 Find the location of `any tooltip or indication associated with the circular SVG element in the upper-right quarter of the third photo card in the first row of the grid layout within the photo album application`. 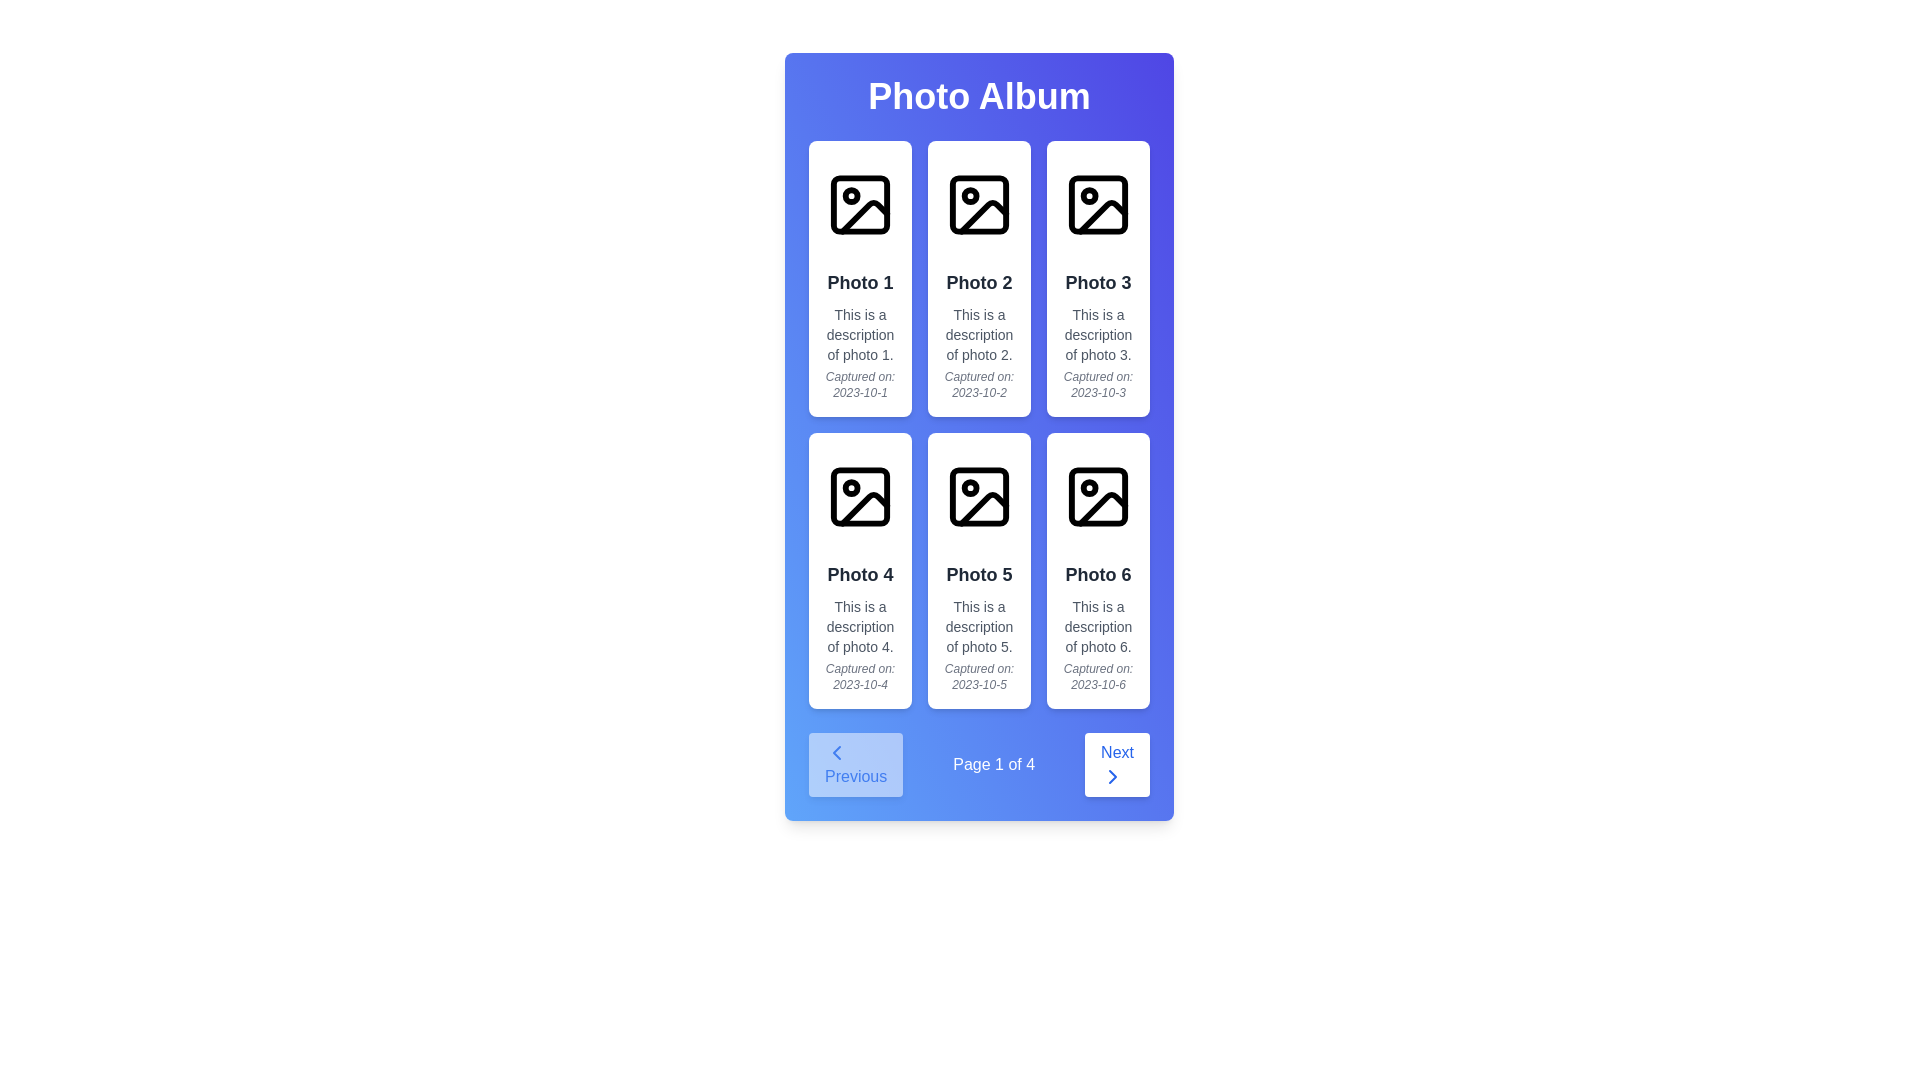

any tooltip or indication associated with the circular SVG element in the upper-right quarter of the third photo card in the first row of the grid layout within the photo album application is located at coordinates (1088, 196).